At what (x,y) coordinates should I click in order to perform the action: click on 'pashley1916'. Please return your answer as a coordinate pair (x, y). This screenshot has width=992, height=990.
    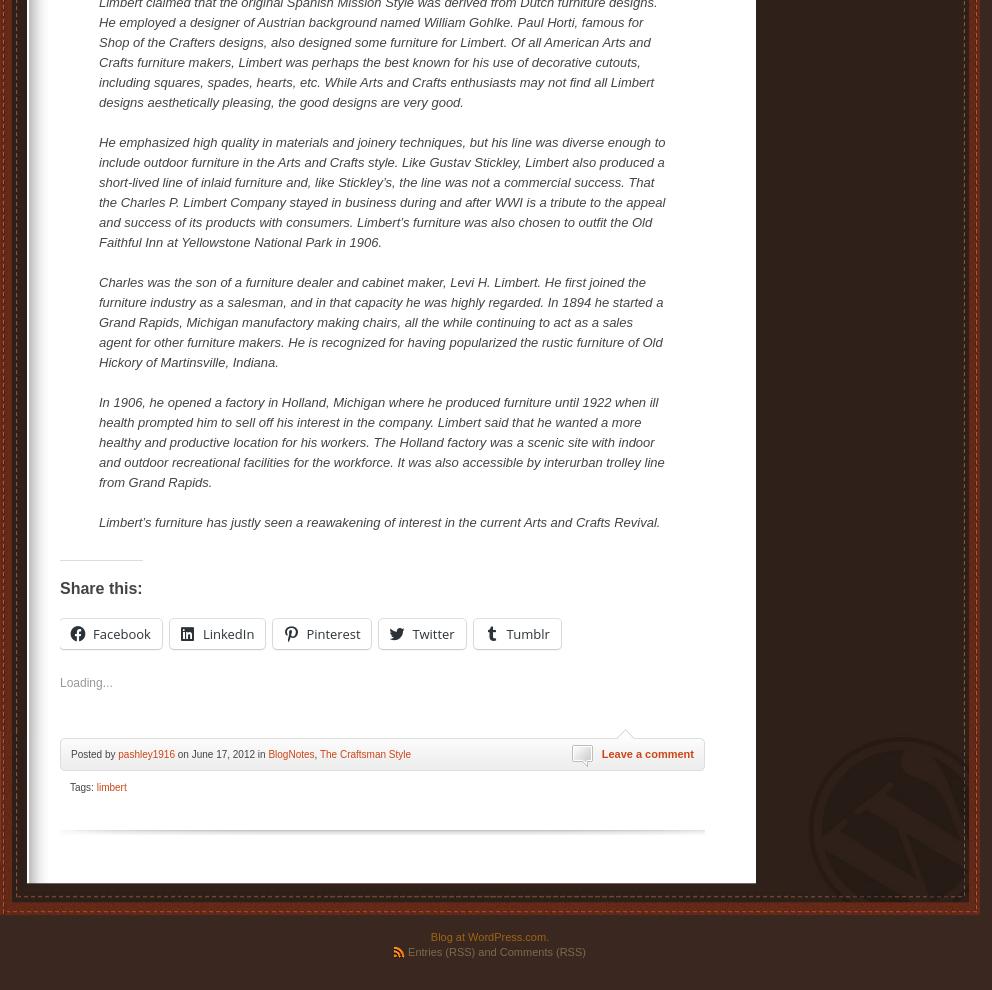
    Looking at the image, I should click on (146, 753).